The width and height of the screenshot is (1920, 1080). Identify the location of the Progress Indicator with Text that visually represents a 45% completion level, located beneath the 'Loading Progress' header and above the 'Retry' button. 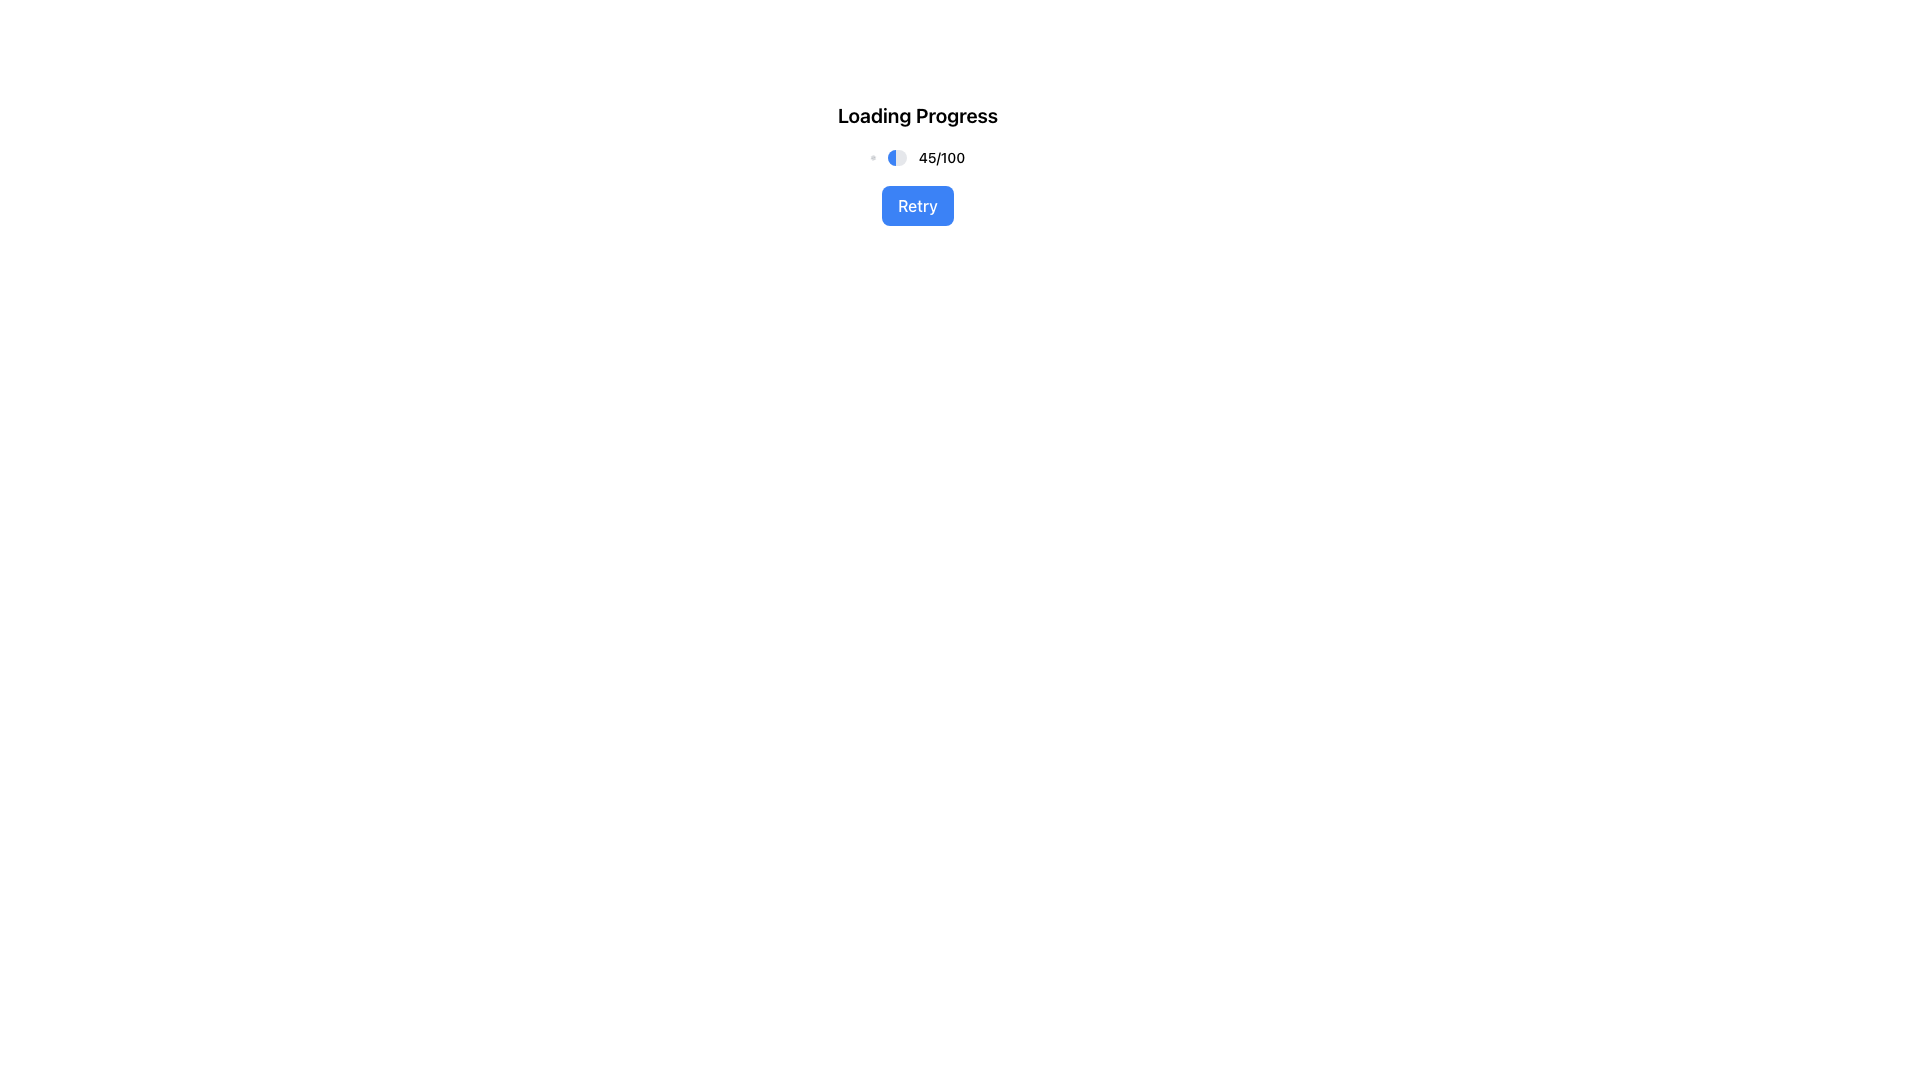
(916, 157).